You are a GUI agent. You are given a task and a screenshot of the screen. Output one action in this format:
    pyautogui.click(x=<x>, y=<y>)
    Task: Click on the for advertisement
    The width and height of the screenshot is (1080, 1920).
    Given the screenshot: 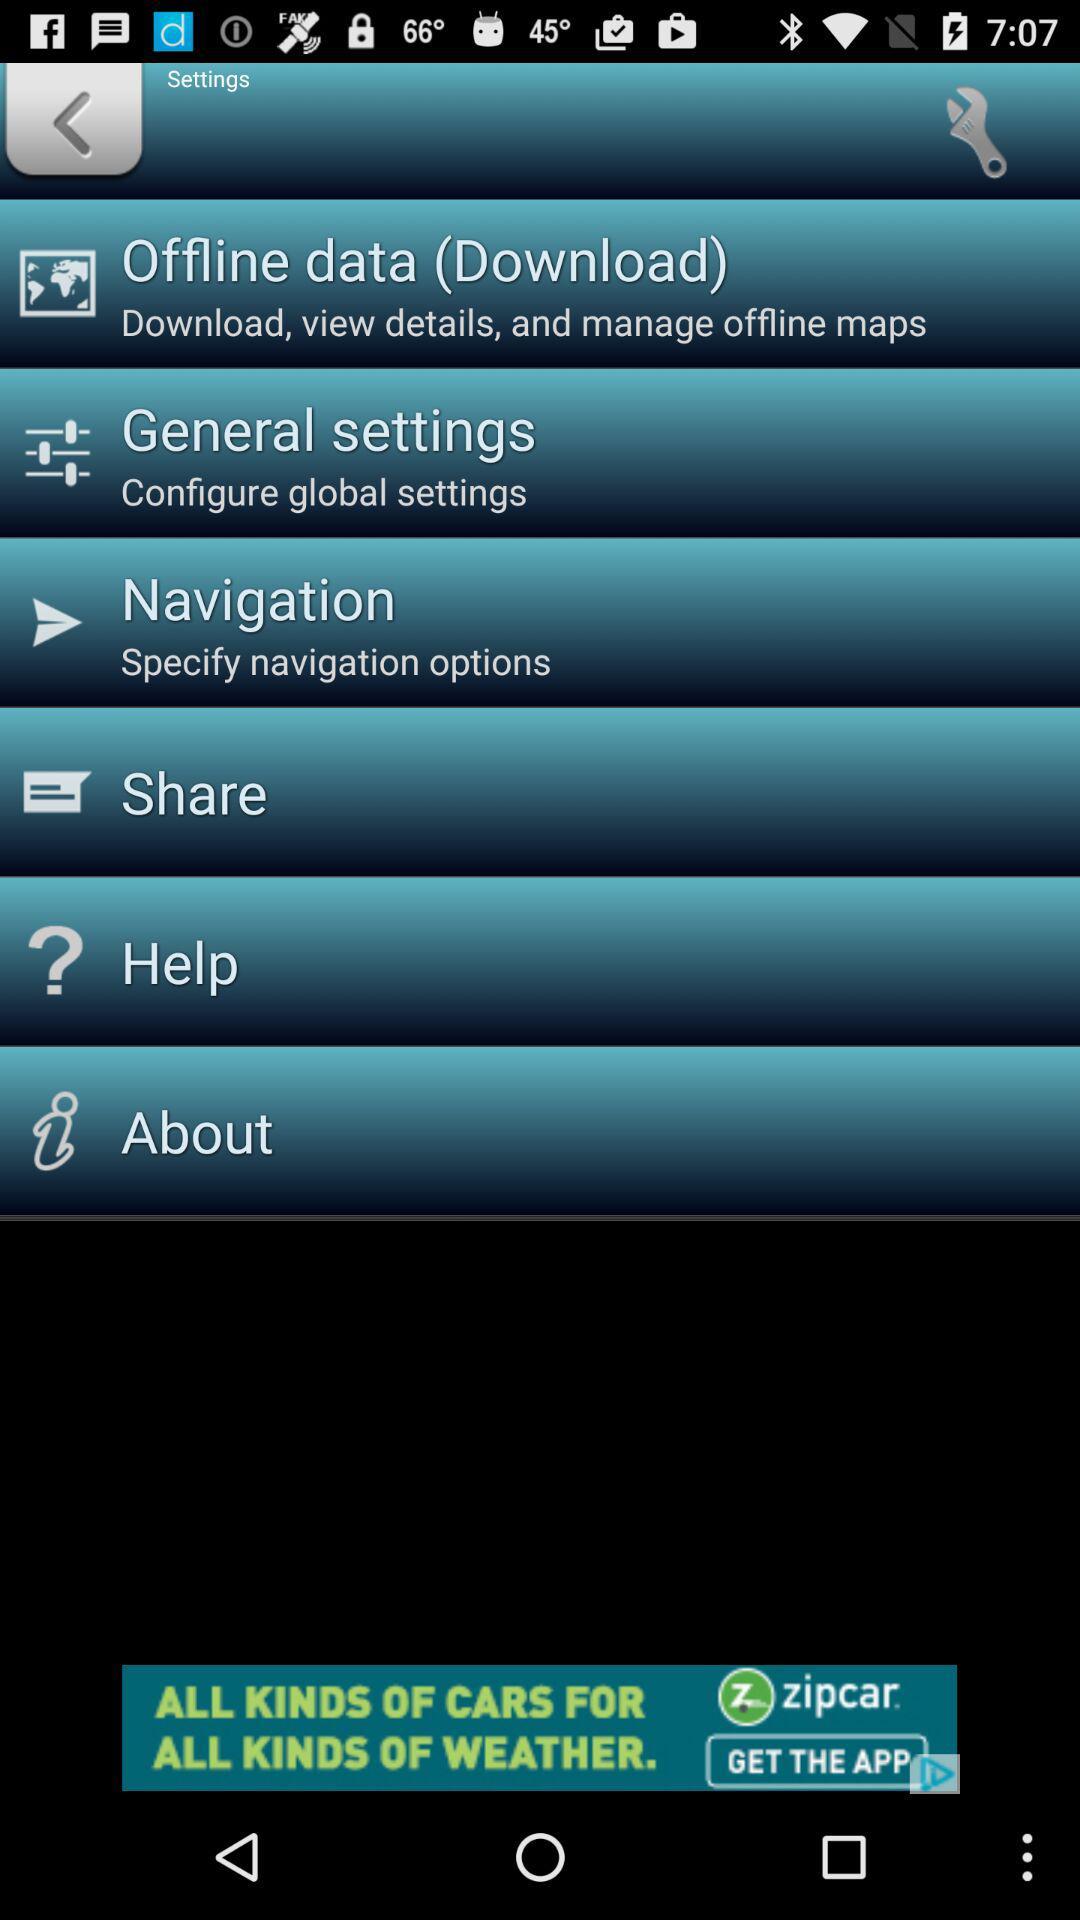 What is the action you would take?
    pyautogui.click(x=540, y=1727)
    